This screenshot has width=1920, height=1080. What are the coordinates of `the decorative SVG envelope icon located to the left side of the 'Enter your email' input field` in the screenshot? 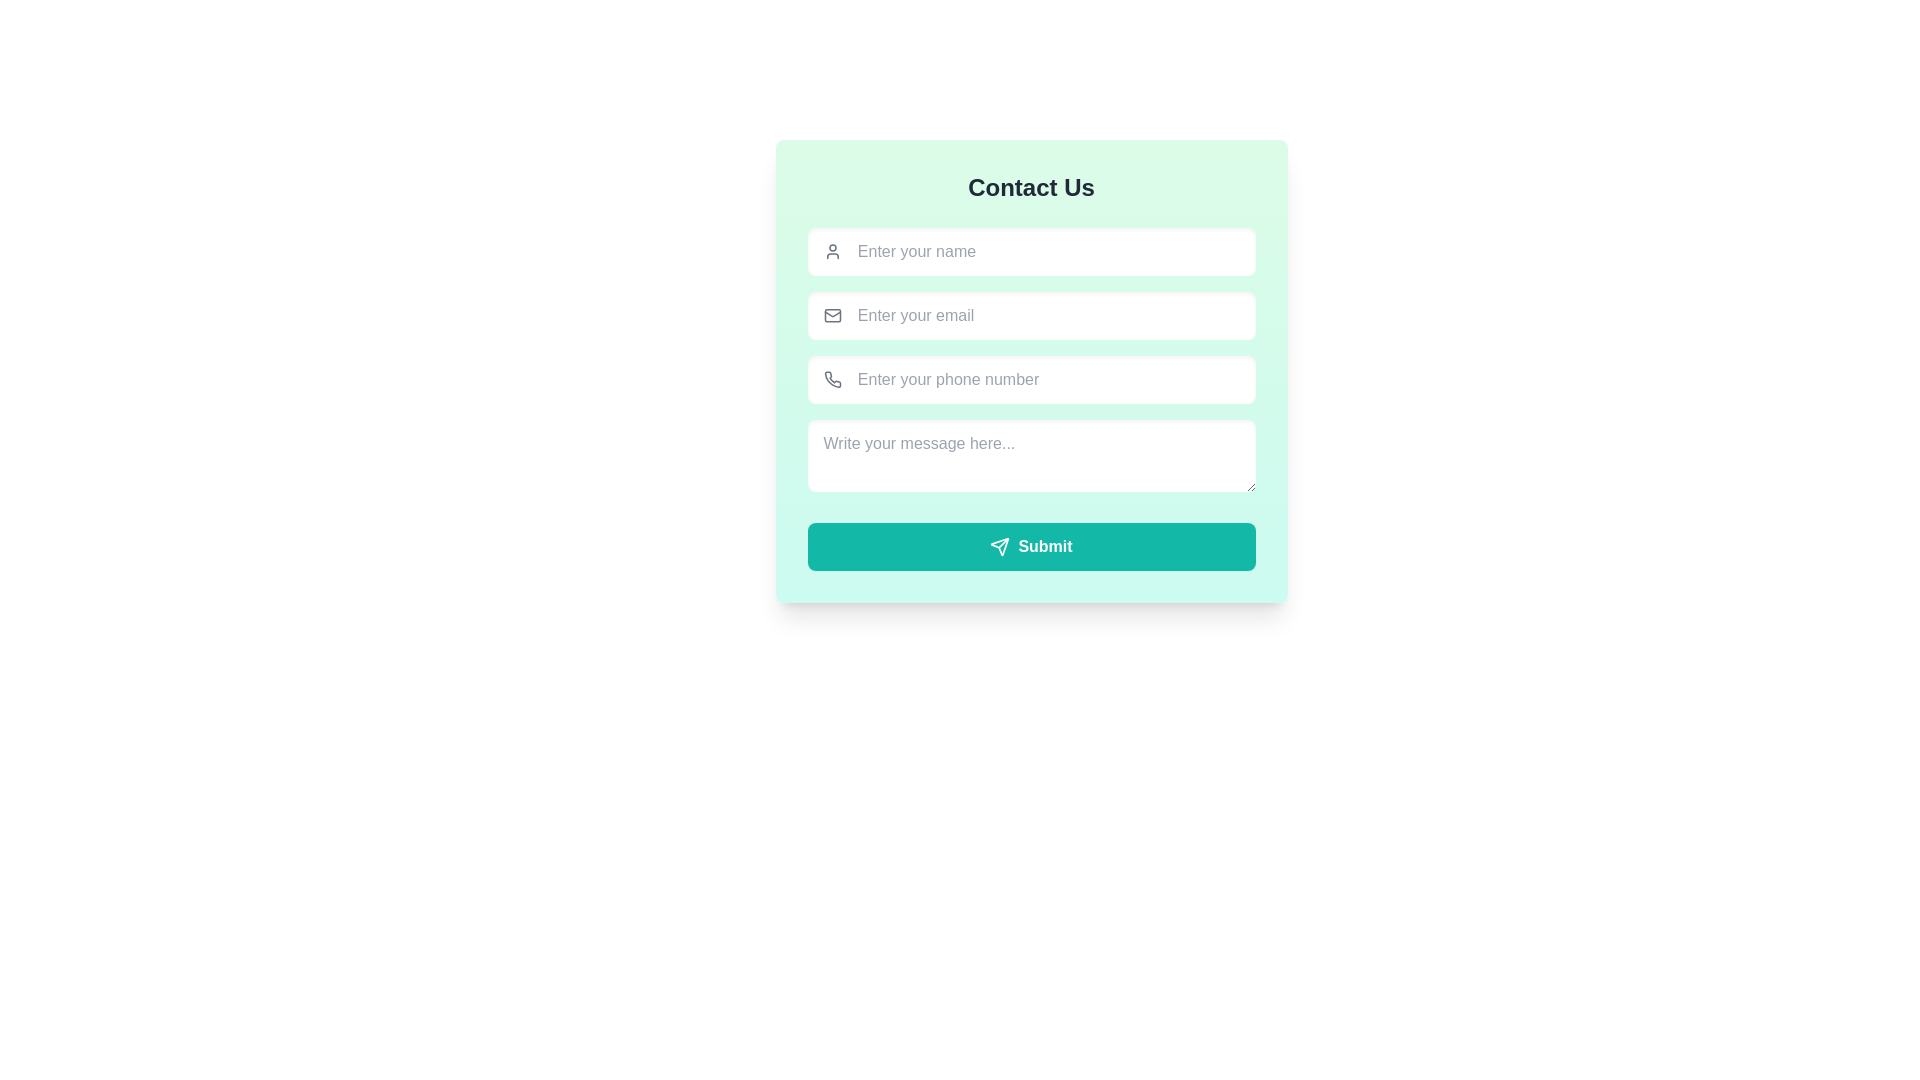 It's located at (832, 314).